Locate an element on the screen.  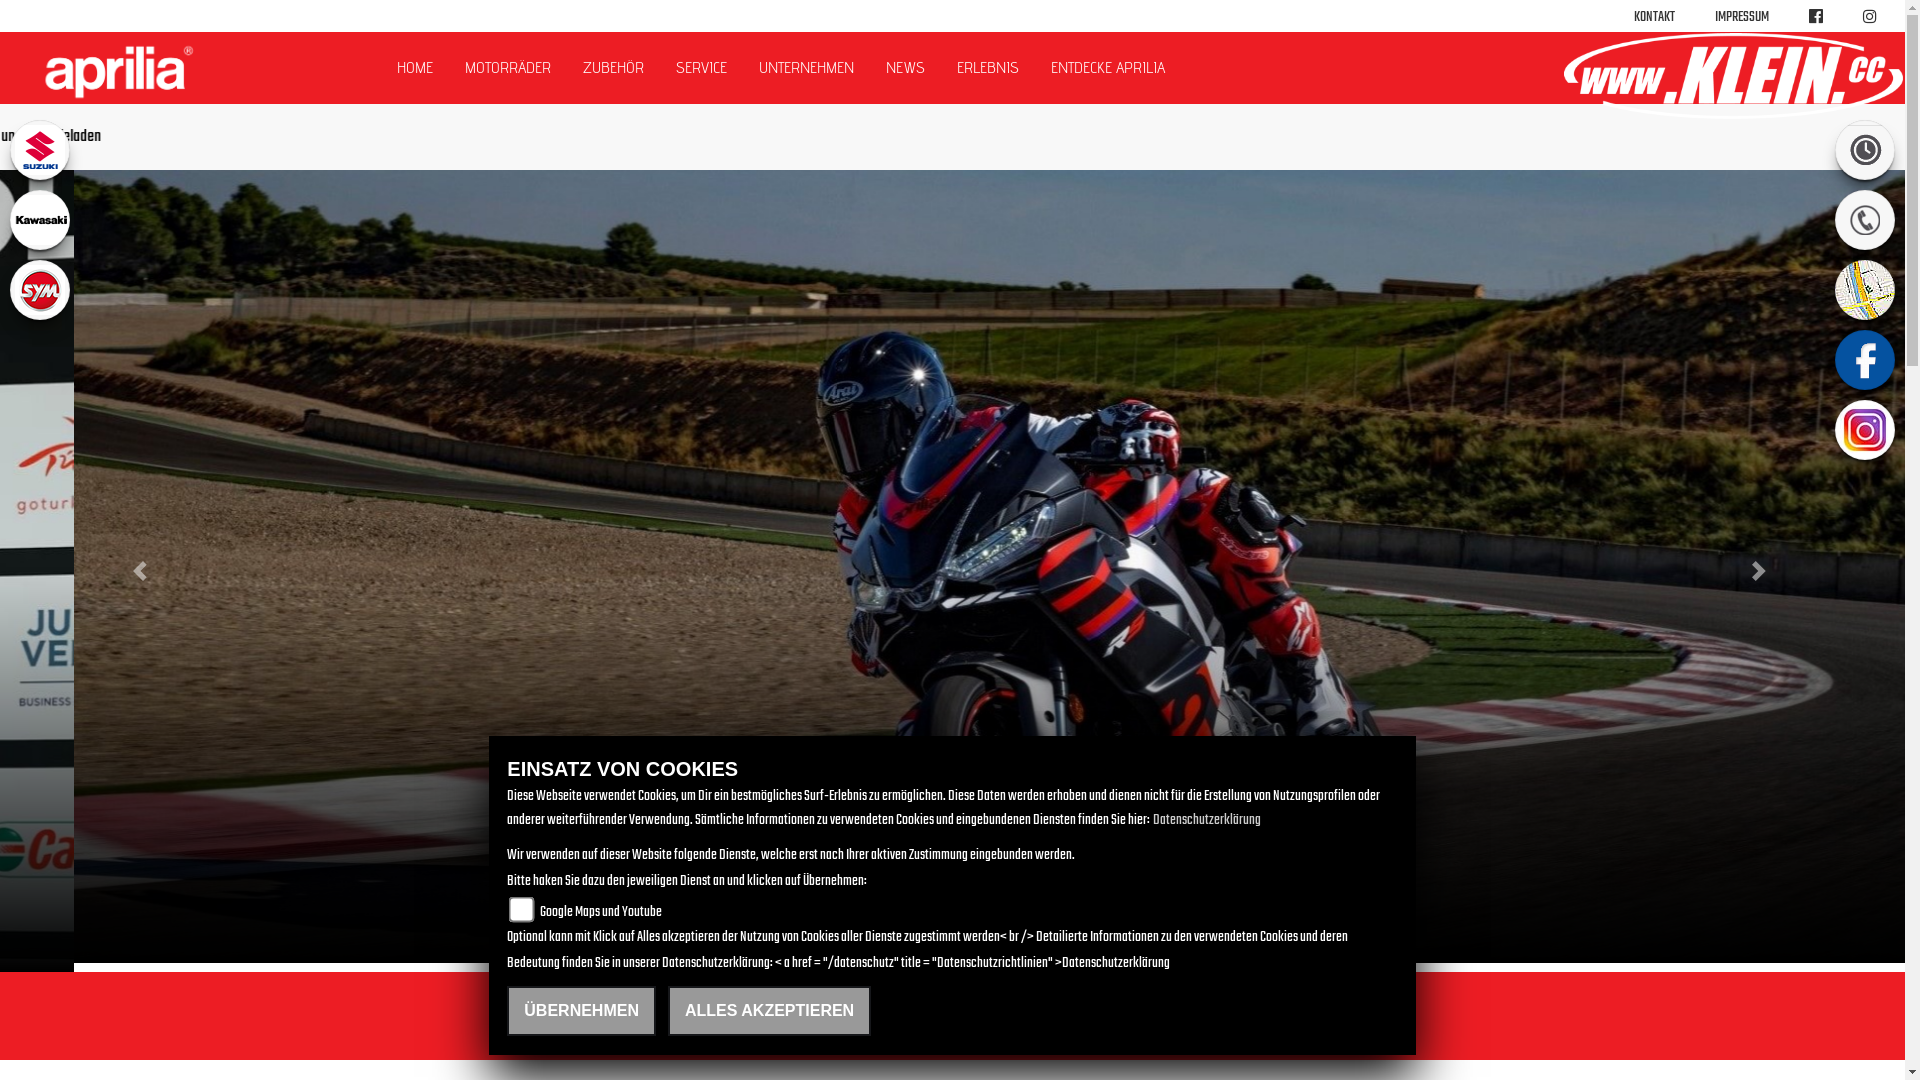
'ENTDECKE APRILIA' is located at coordinates (1107, 67).